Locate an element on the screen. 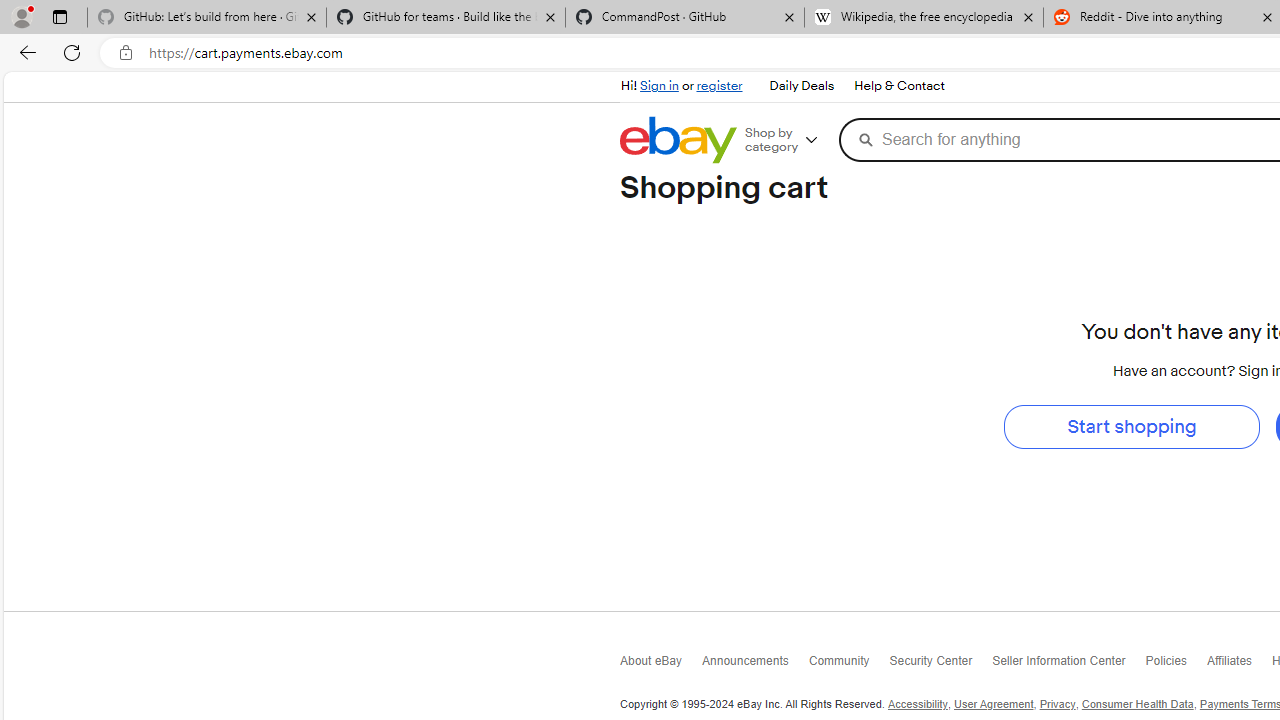 The width and height of the screenshot is (1280, 720). 'Affiliates' is located at coordinates (1238, 666).